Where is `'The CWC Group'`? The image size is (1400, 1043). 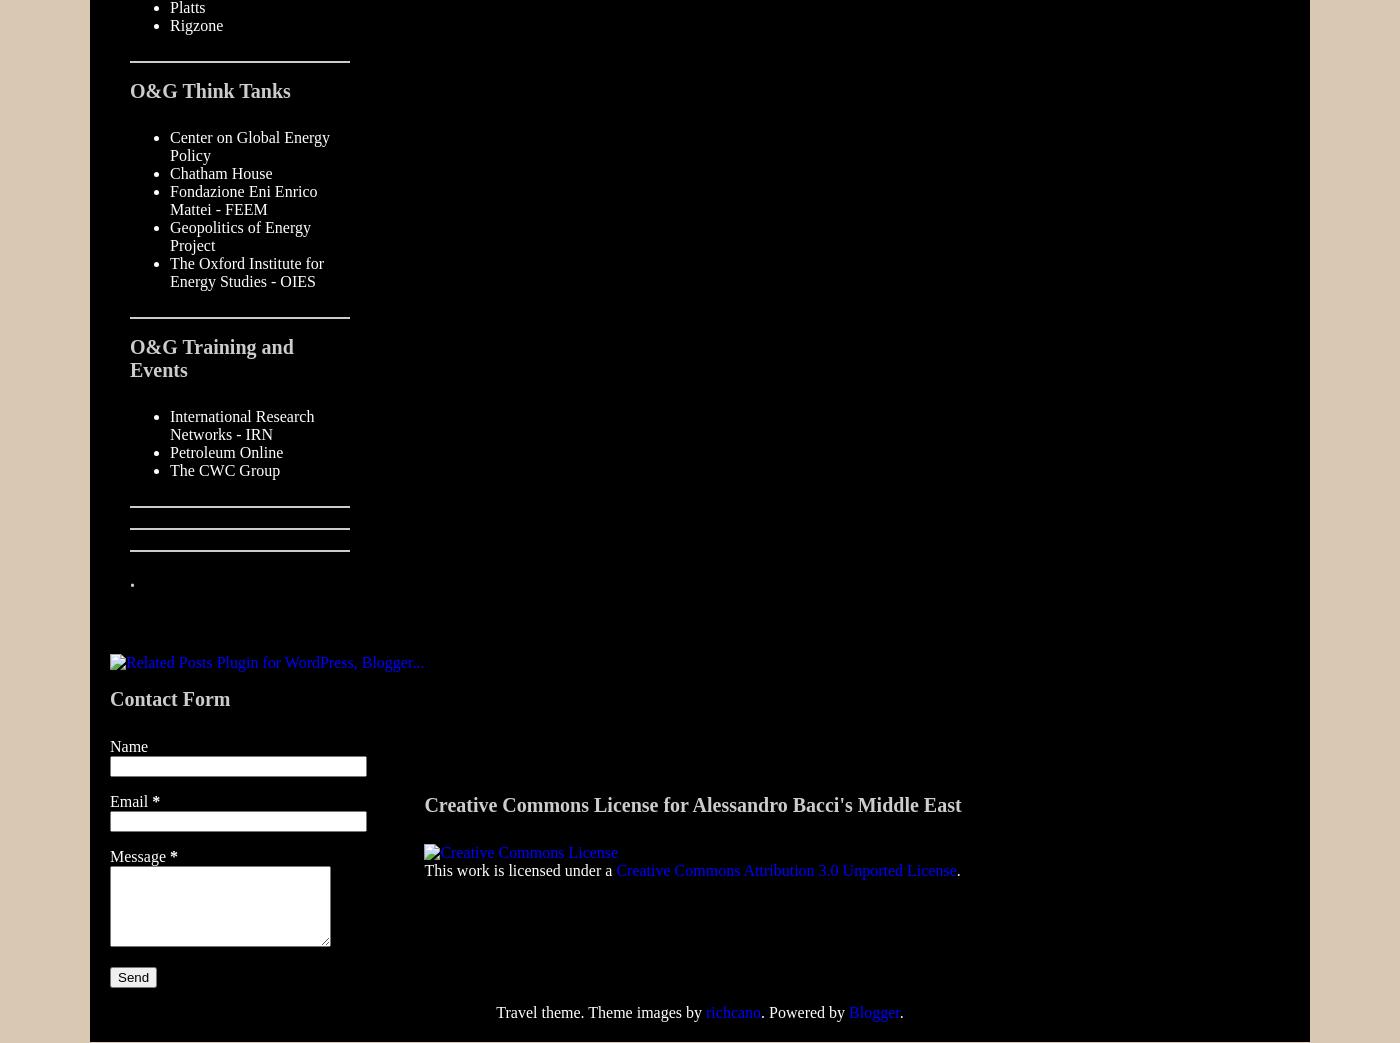
'The CWC Group' is located at coordinates (224, 469).